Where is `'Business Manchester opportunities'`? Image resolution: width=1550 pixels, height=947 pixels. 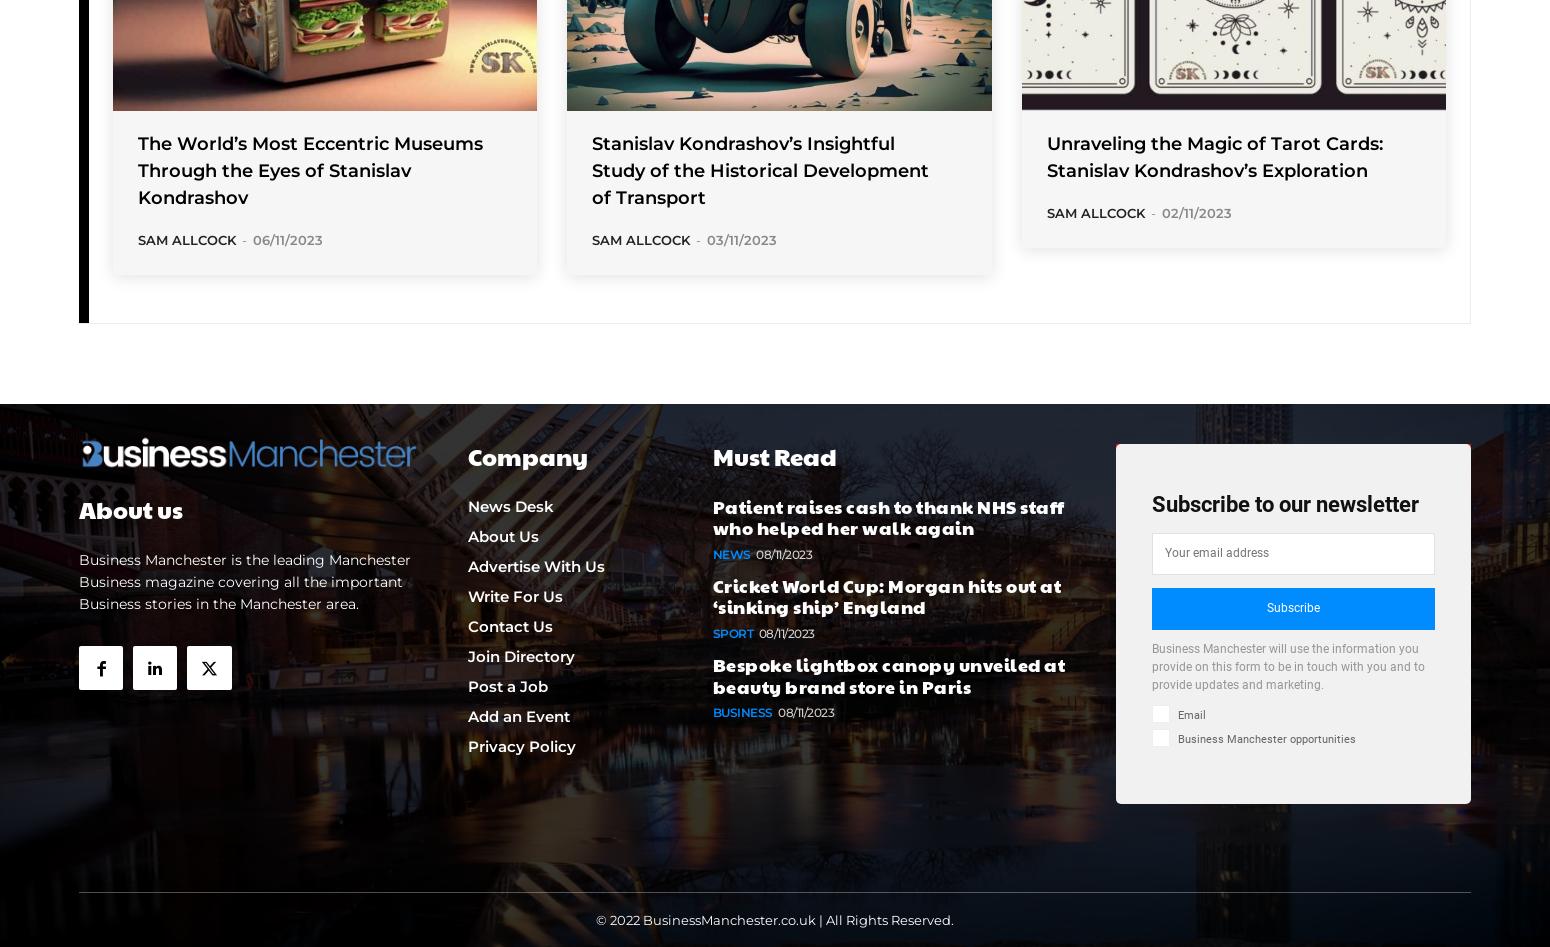 'Business Manchester opportunities' is located at coordinates (1265, 737).